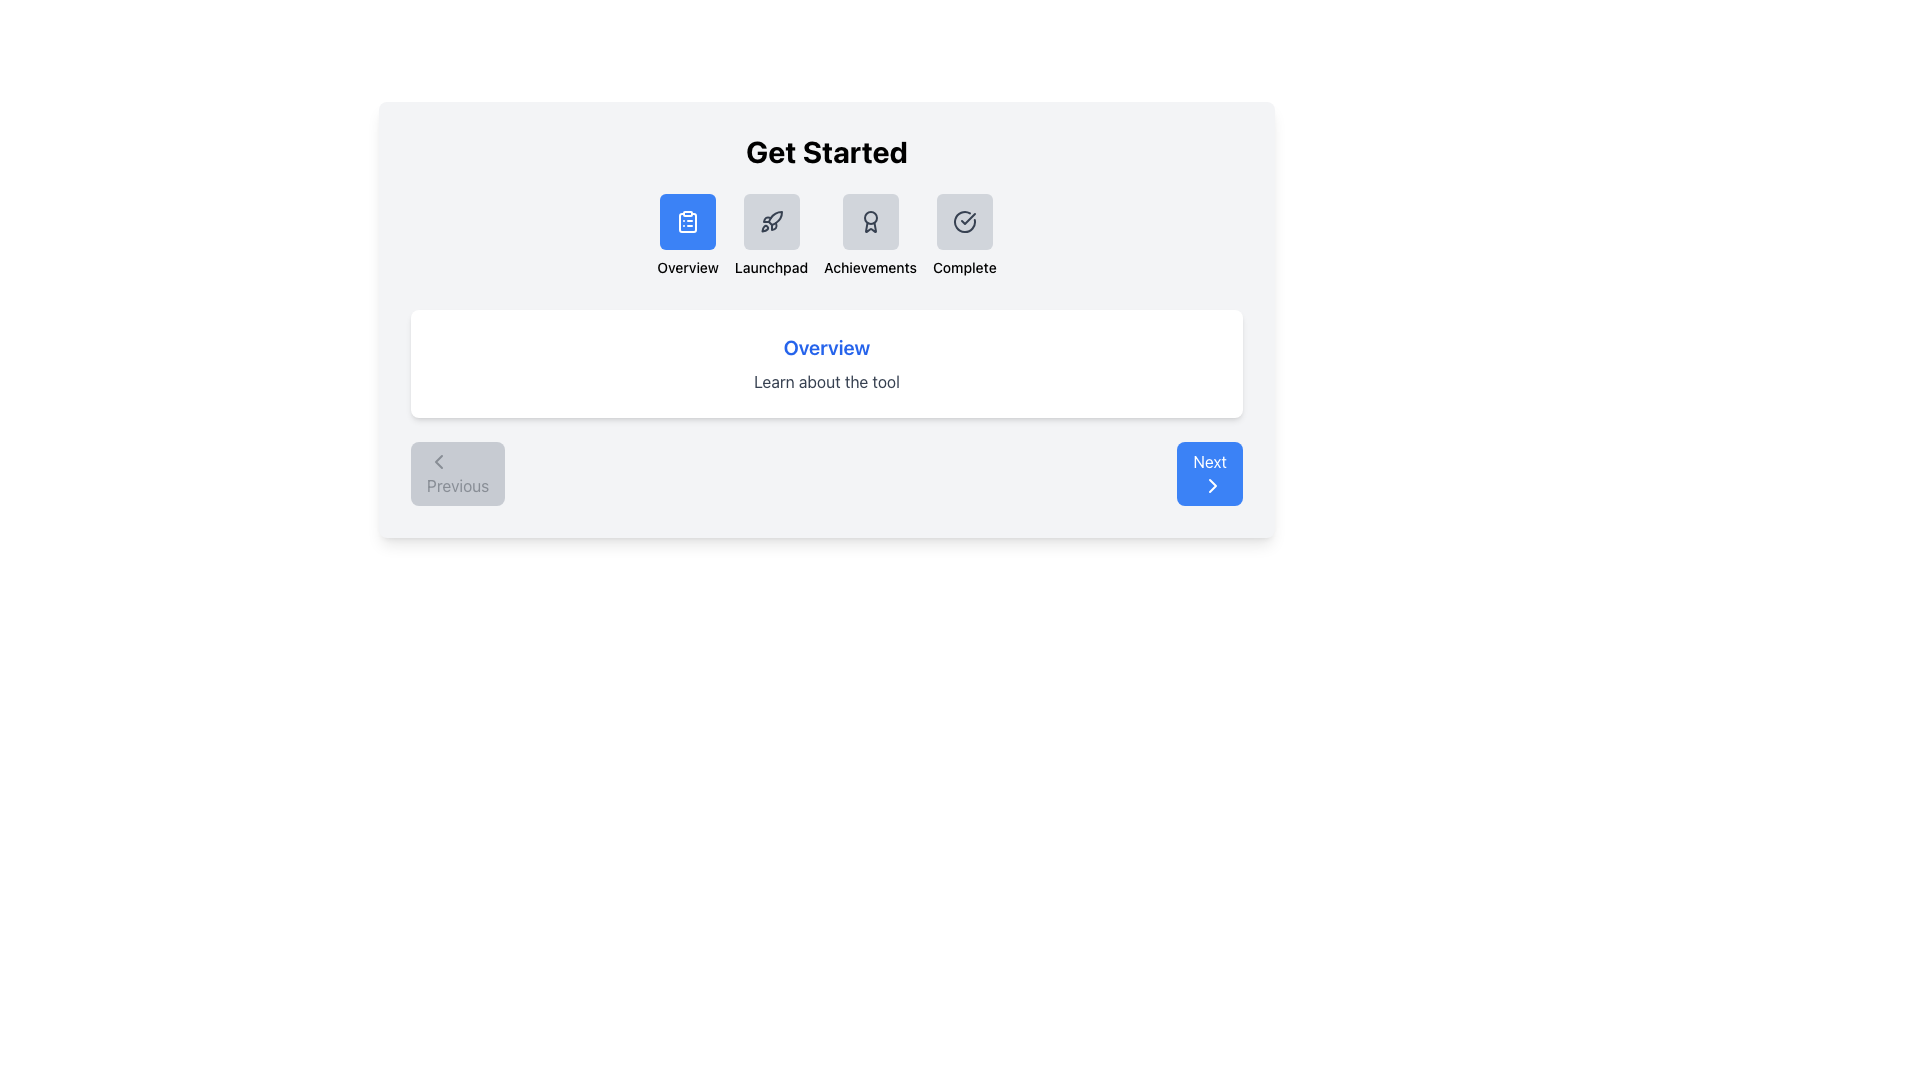 The image size is (1920, 1080). What do you see at coordinates (1212, 486) in the screenshot?
I see `the 'Next' button which contains a right-pointing chevron arrow icon styled with a defined outline, located at the bottom-right corner of the interface` at bounding box center [1212, 486].